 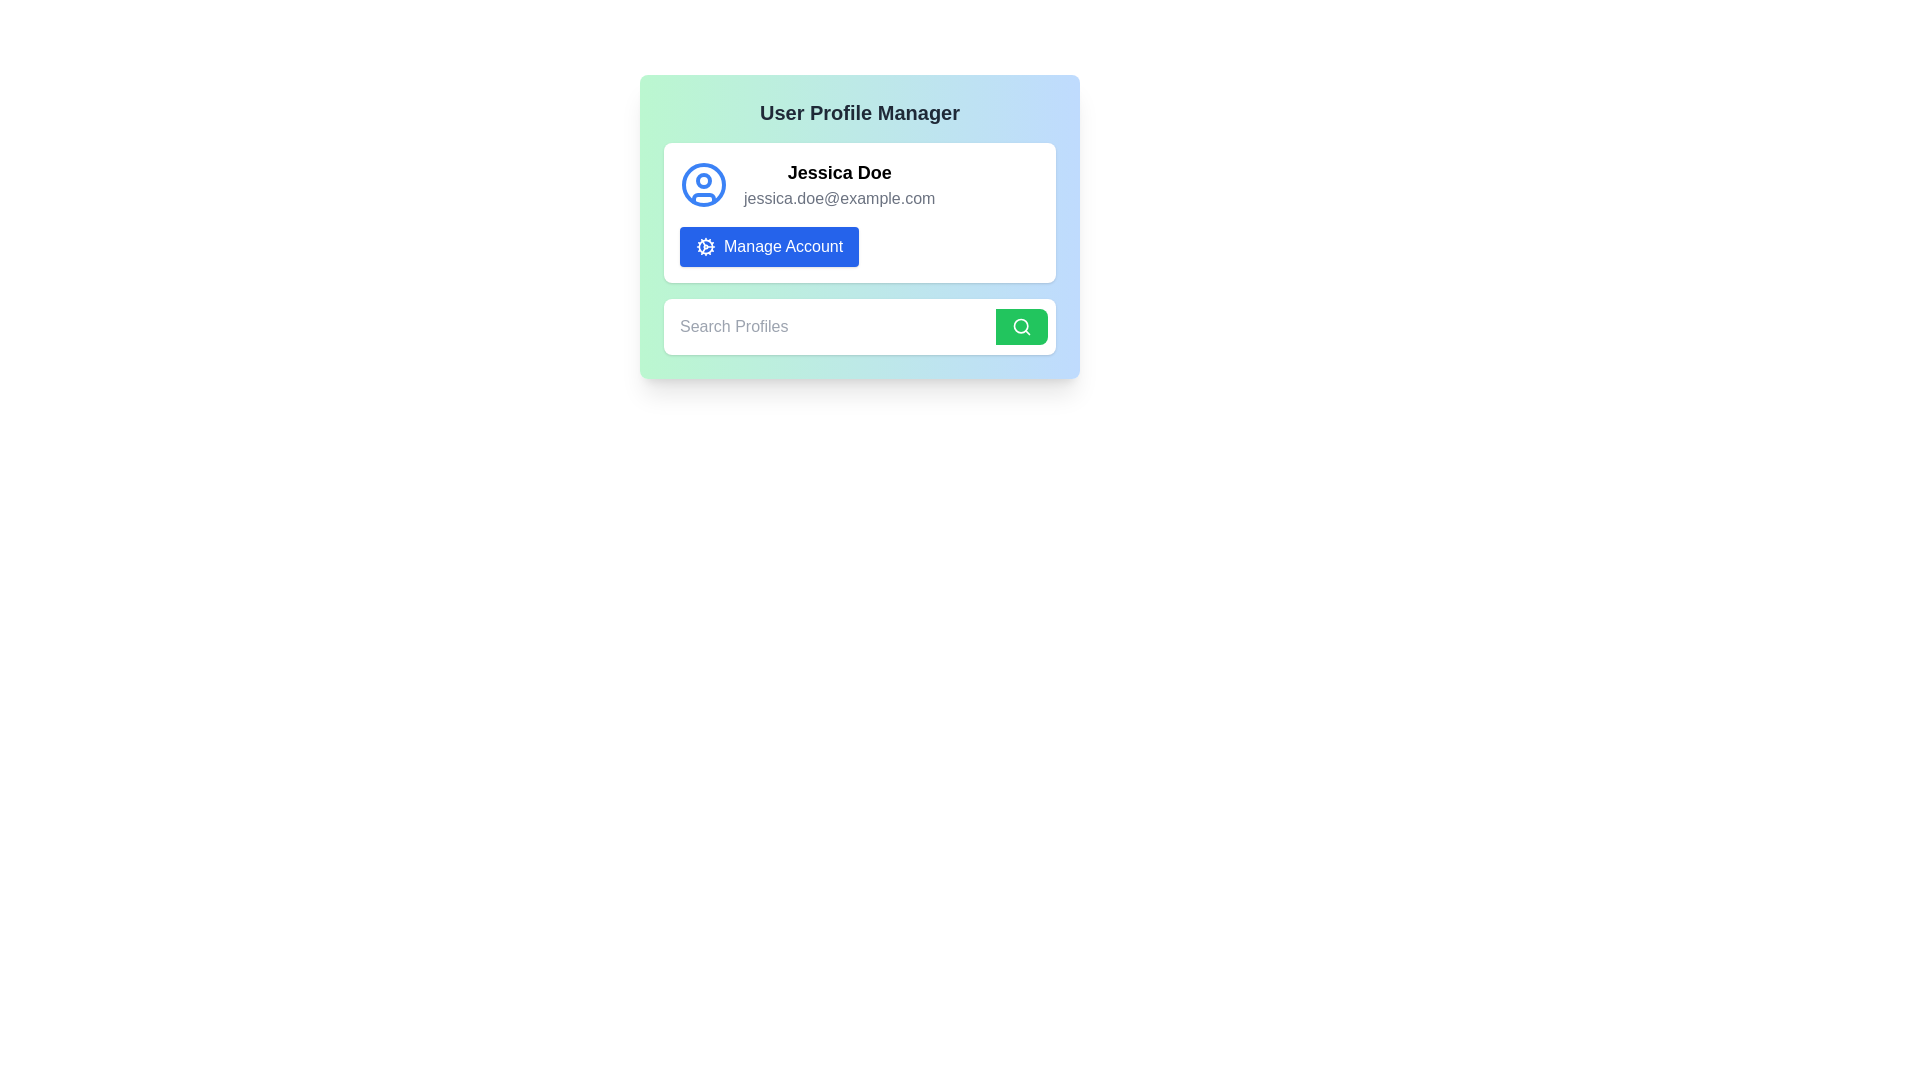 What do you see at coordinates (859, 226) in the screenshot?
I see `the account management button located inside a white box just below the user's name and email address` at bounding box center [859, 226].